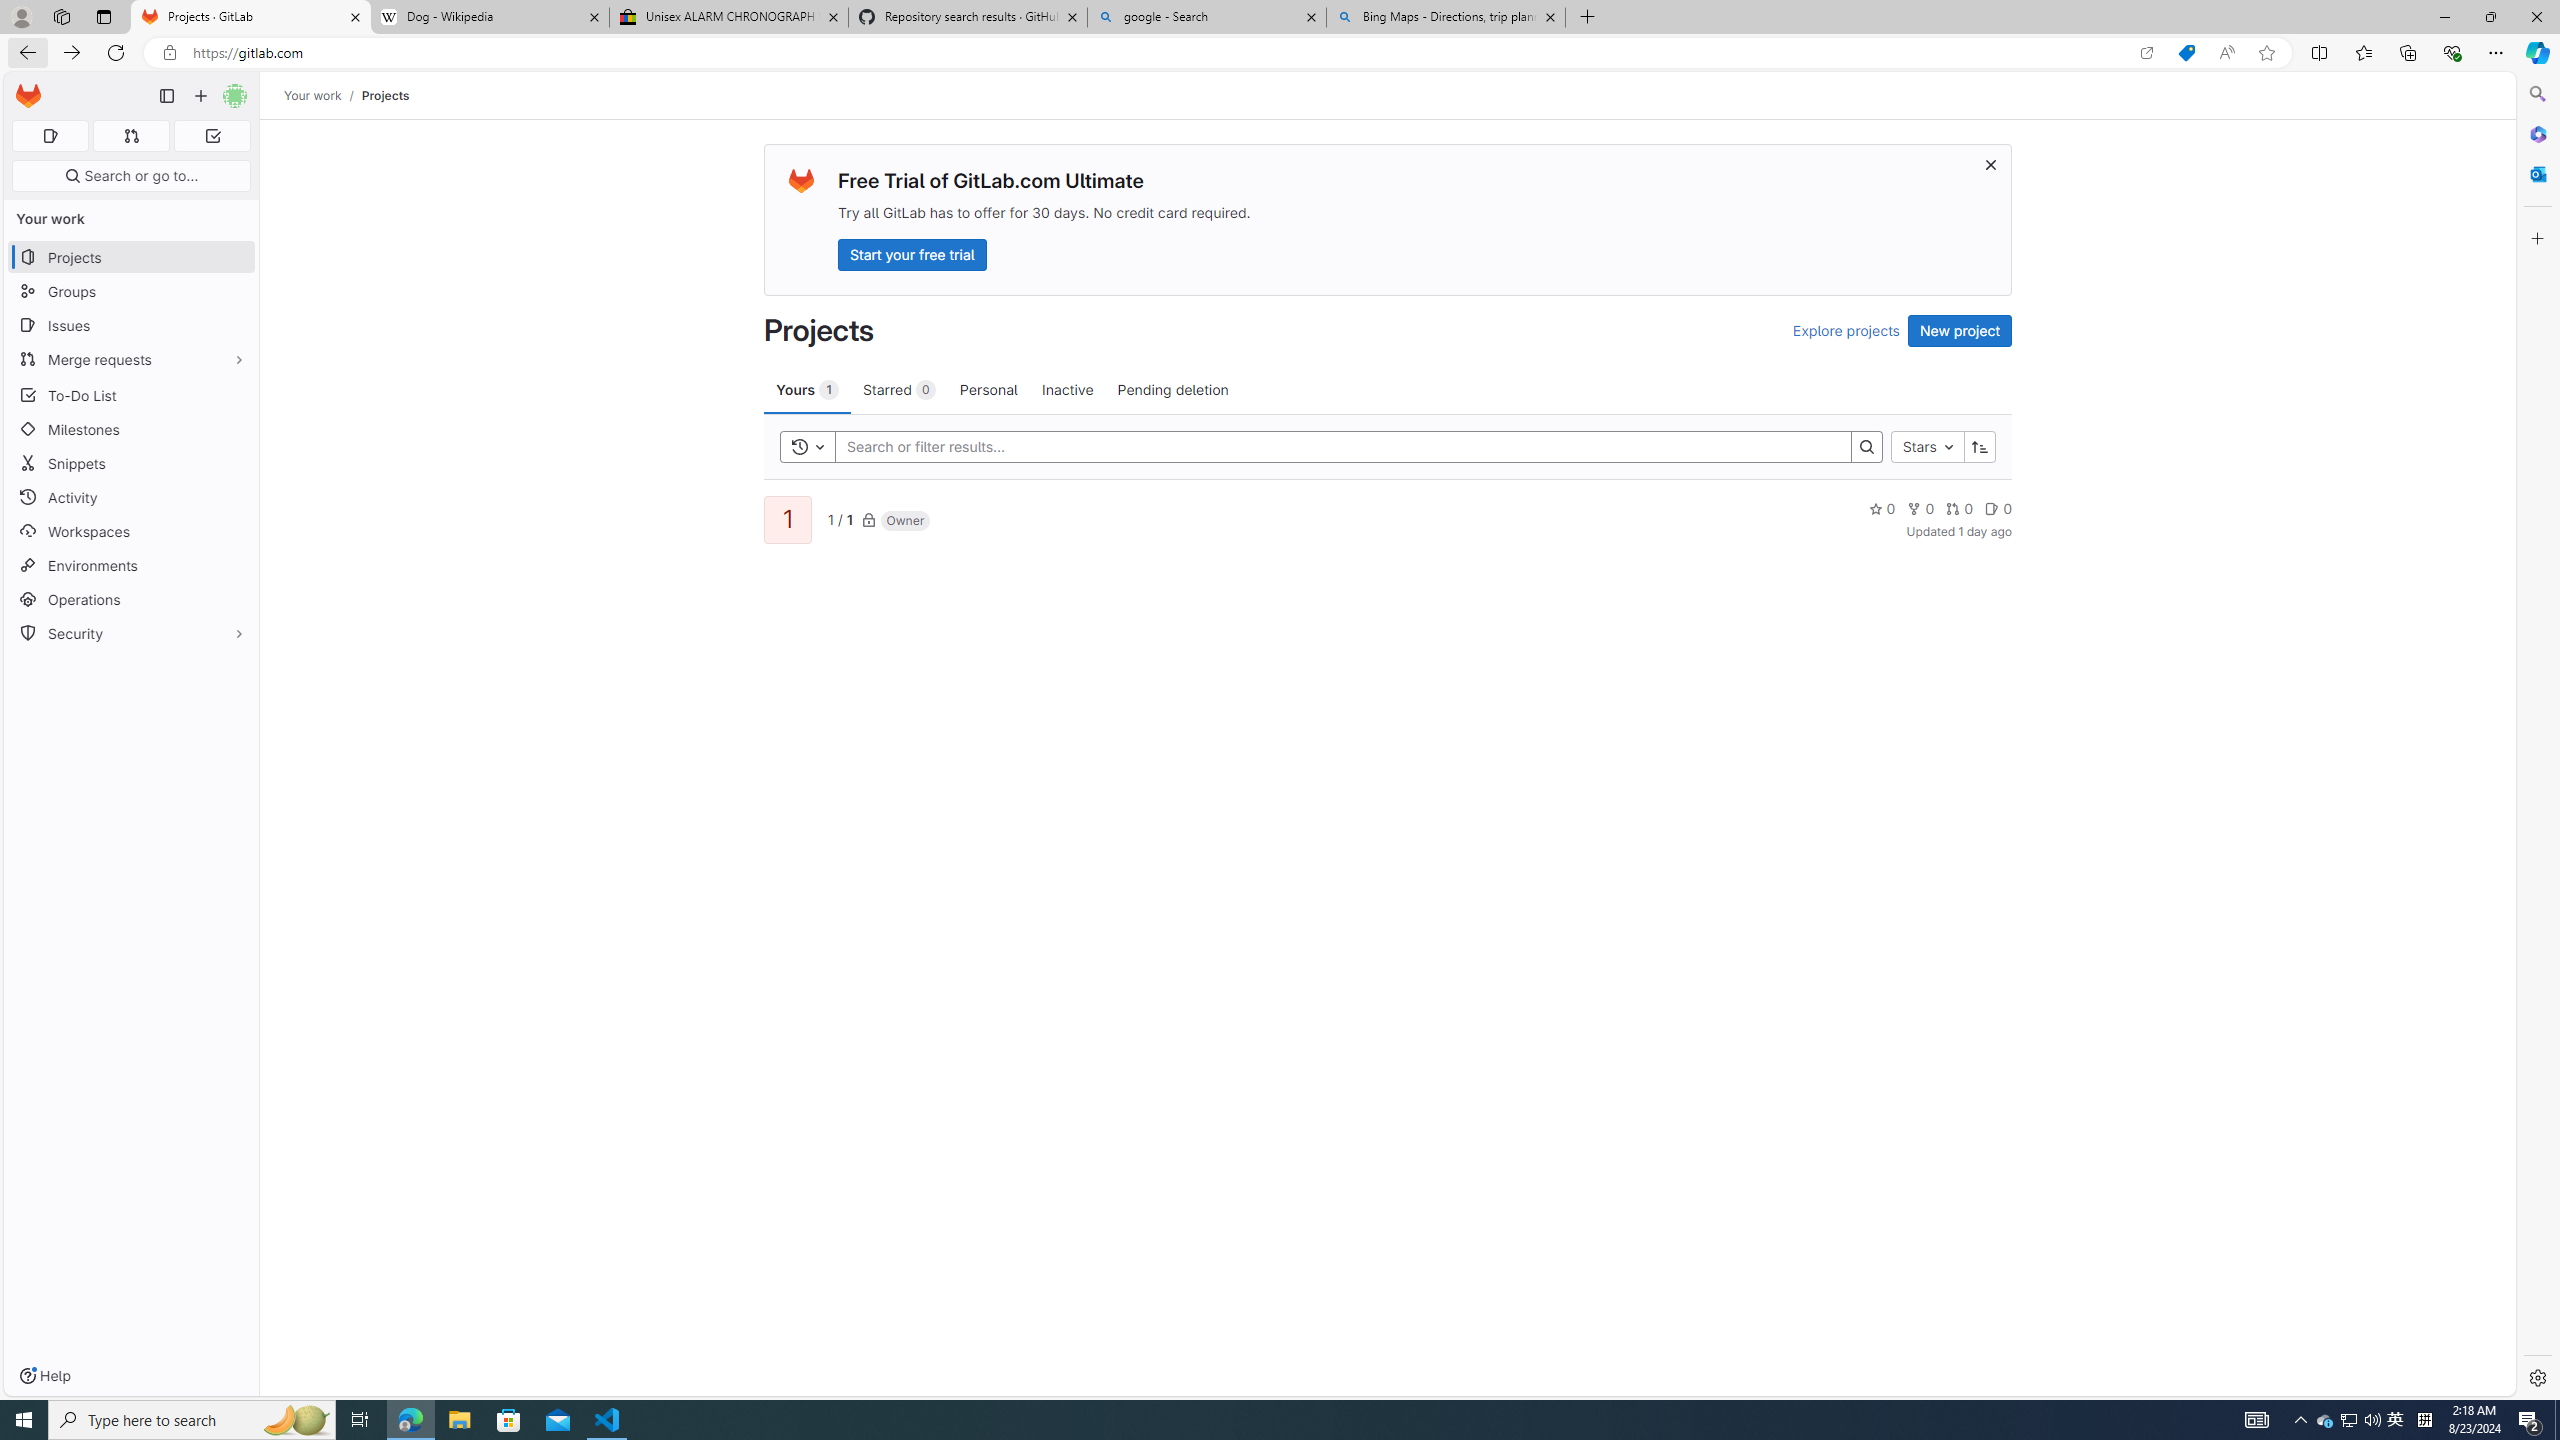  Describe the element at coordinates (130, 428) in the screenshot. I see `'Milestones'` at that location.